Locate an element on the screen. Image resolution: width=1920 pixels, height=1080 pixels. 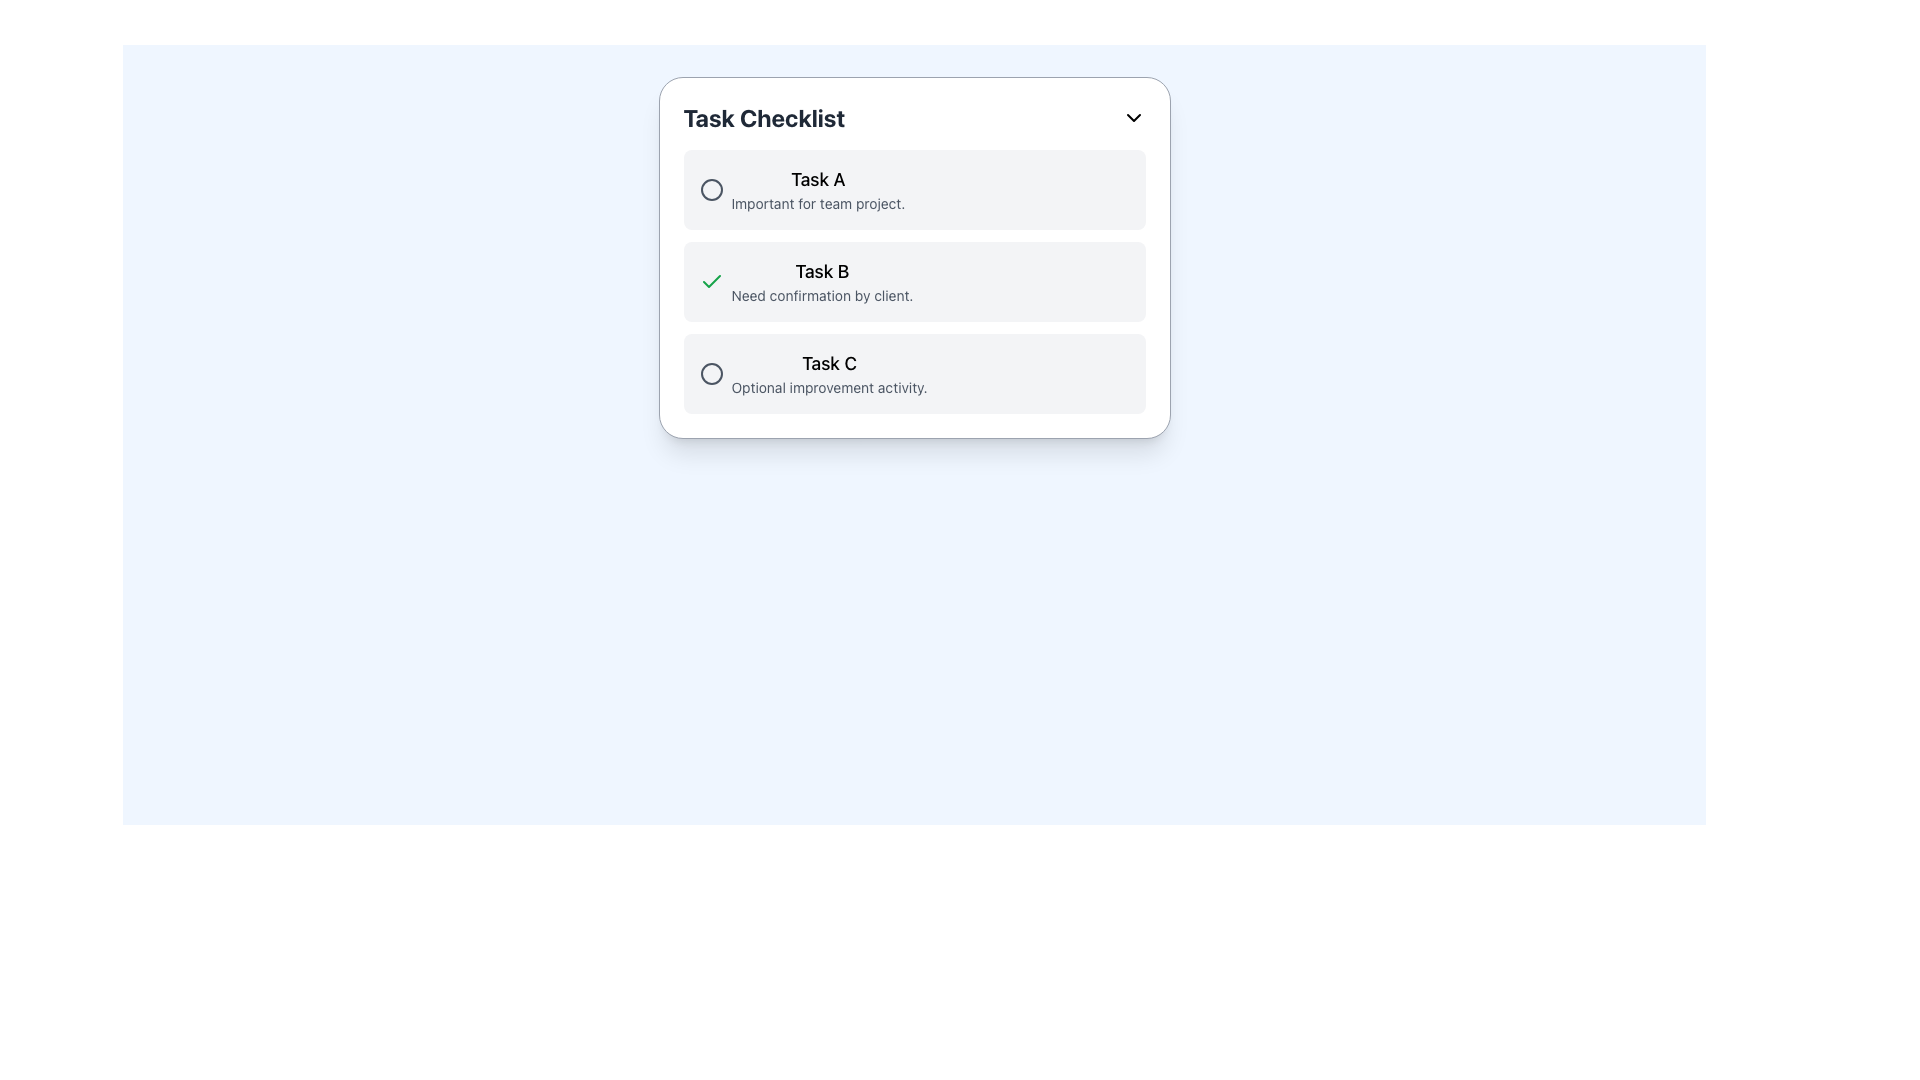
the text-based component labeled 'Task C' with the description 'Optional improvement activity' is located at coordinates (813, 374).